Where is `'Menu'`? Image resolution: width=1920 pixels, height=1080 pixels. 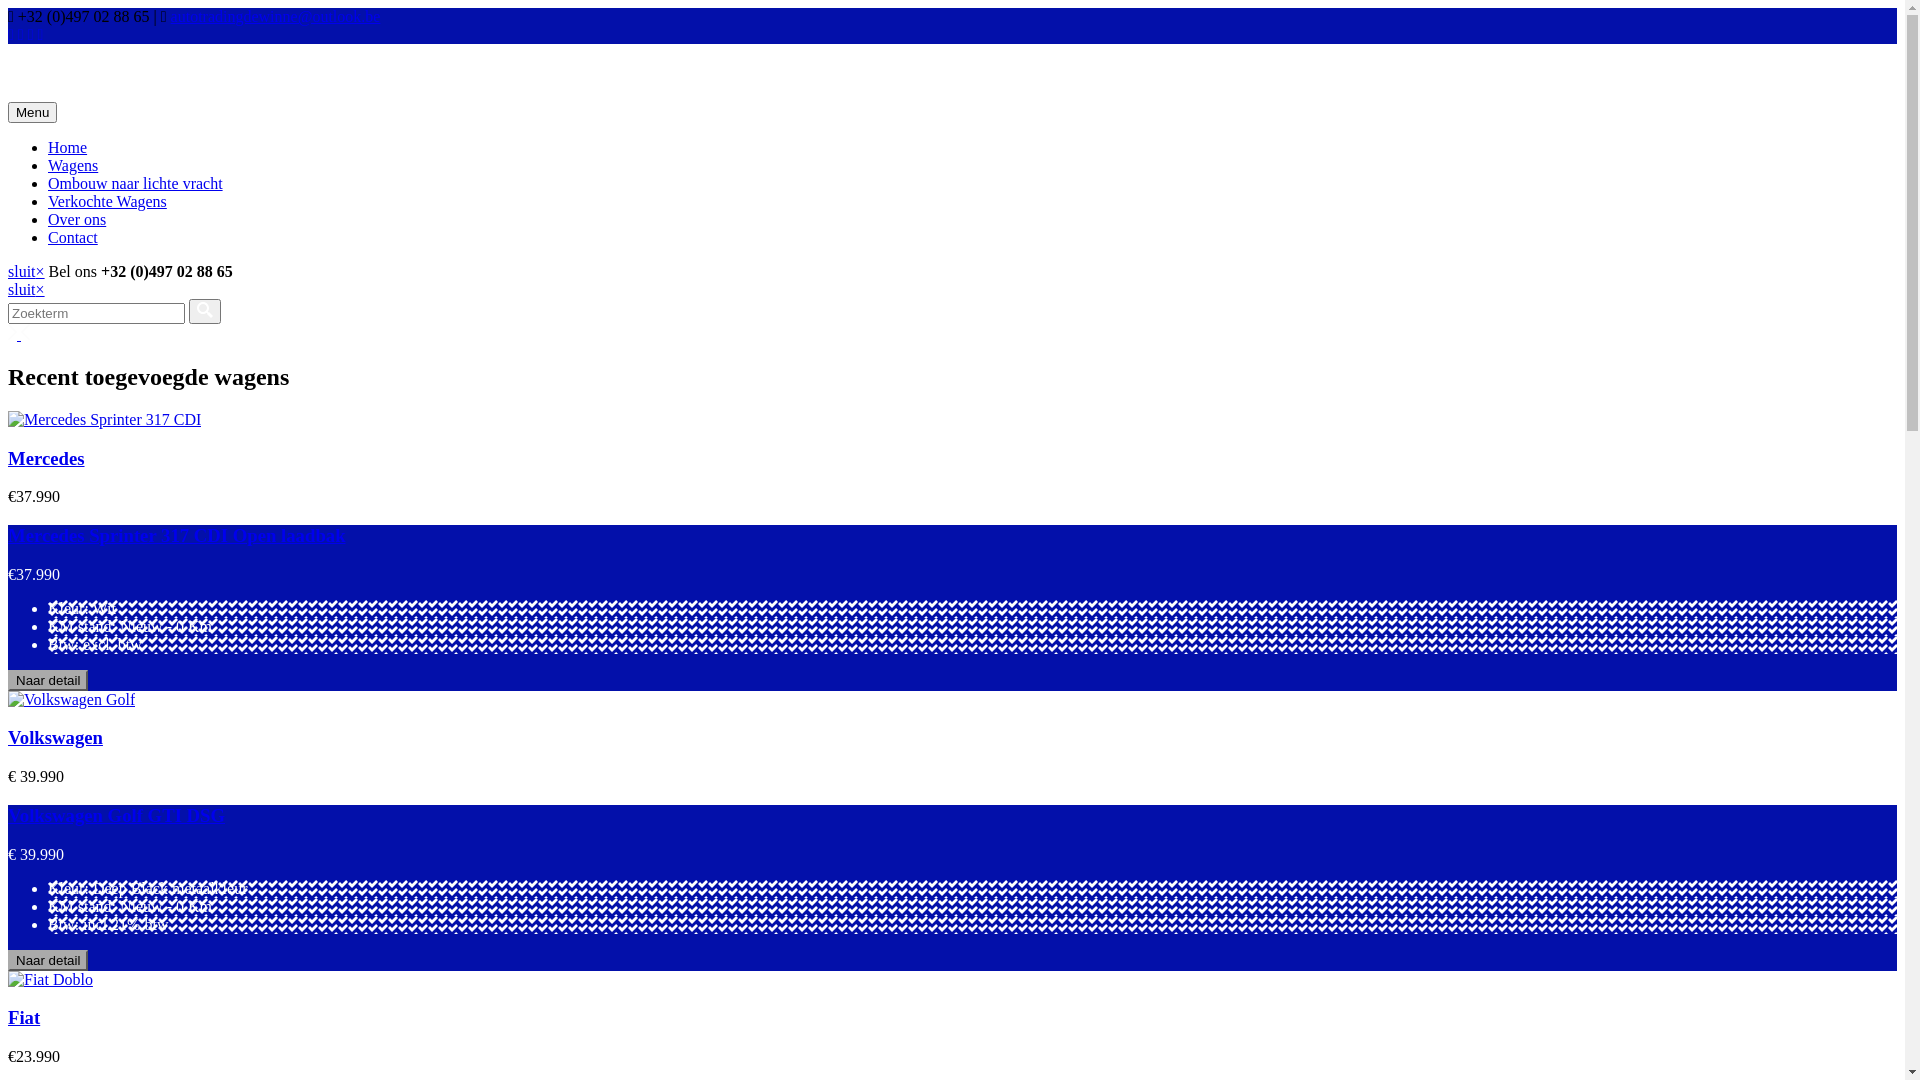
'Menu' is located at coordinates (32, 112).